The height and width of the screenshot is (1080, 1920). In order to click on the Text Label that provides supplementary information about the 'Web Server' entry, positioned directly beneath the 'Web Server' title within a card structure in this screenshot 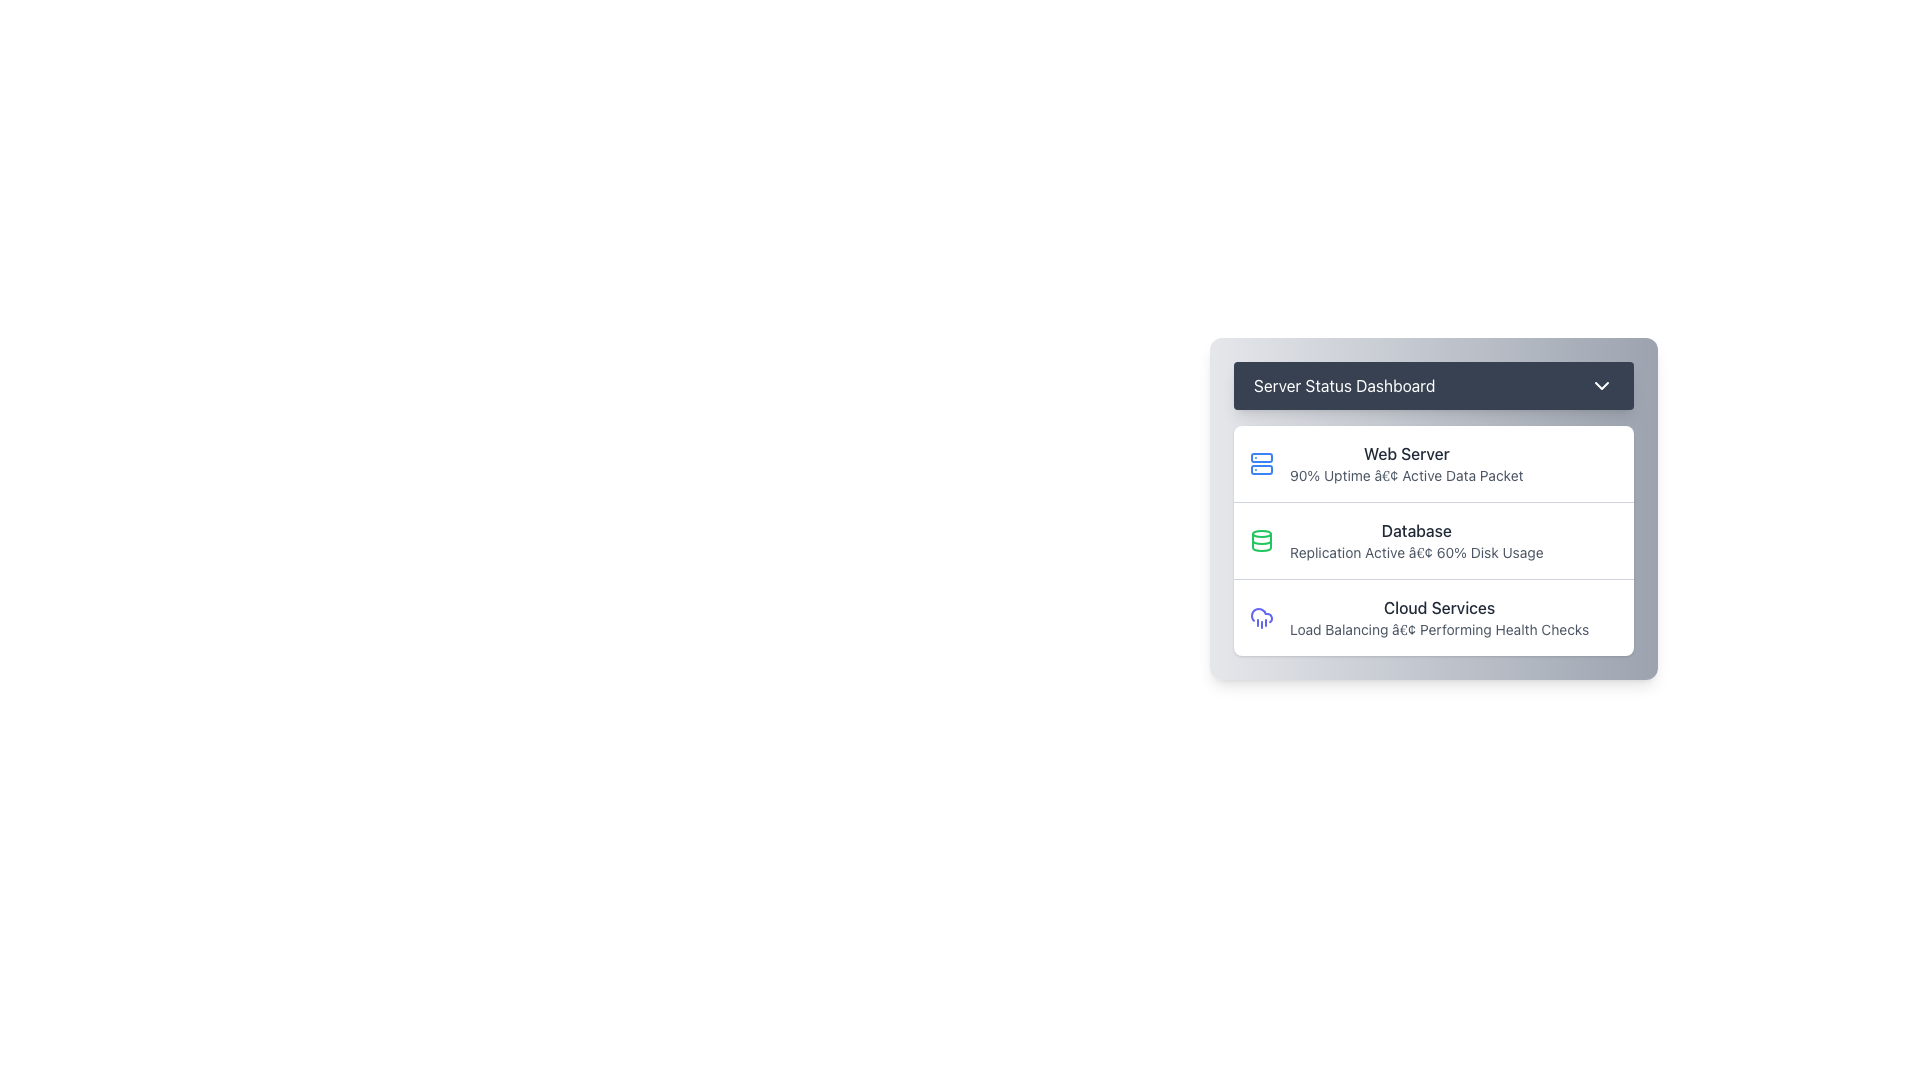, I will do `click(1405, 475)`.